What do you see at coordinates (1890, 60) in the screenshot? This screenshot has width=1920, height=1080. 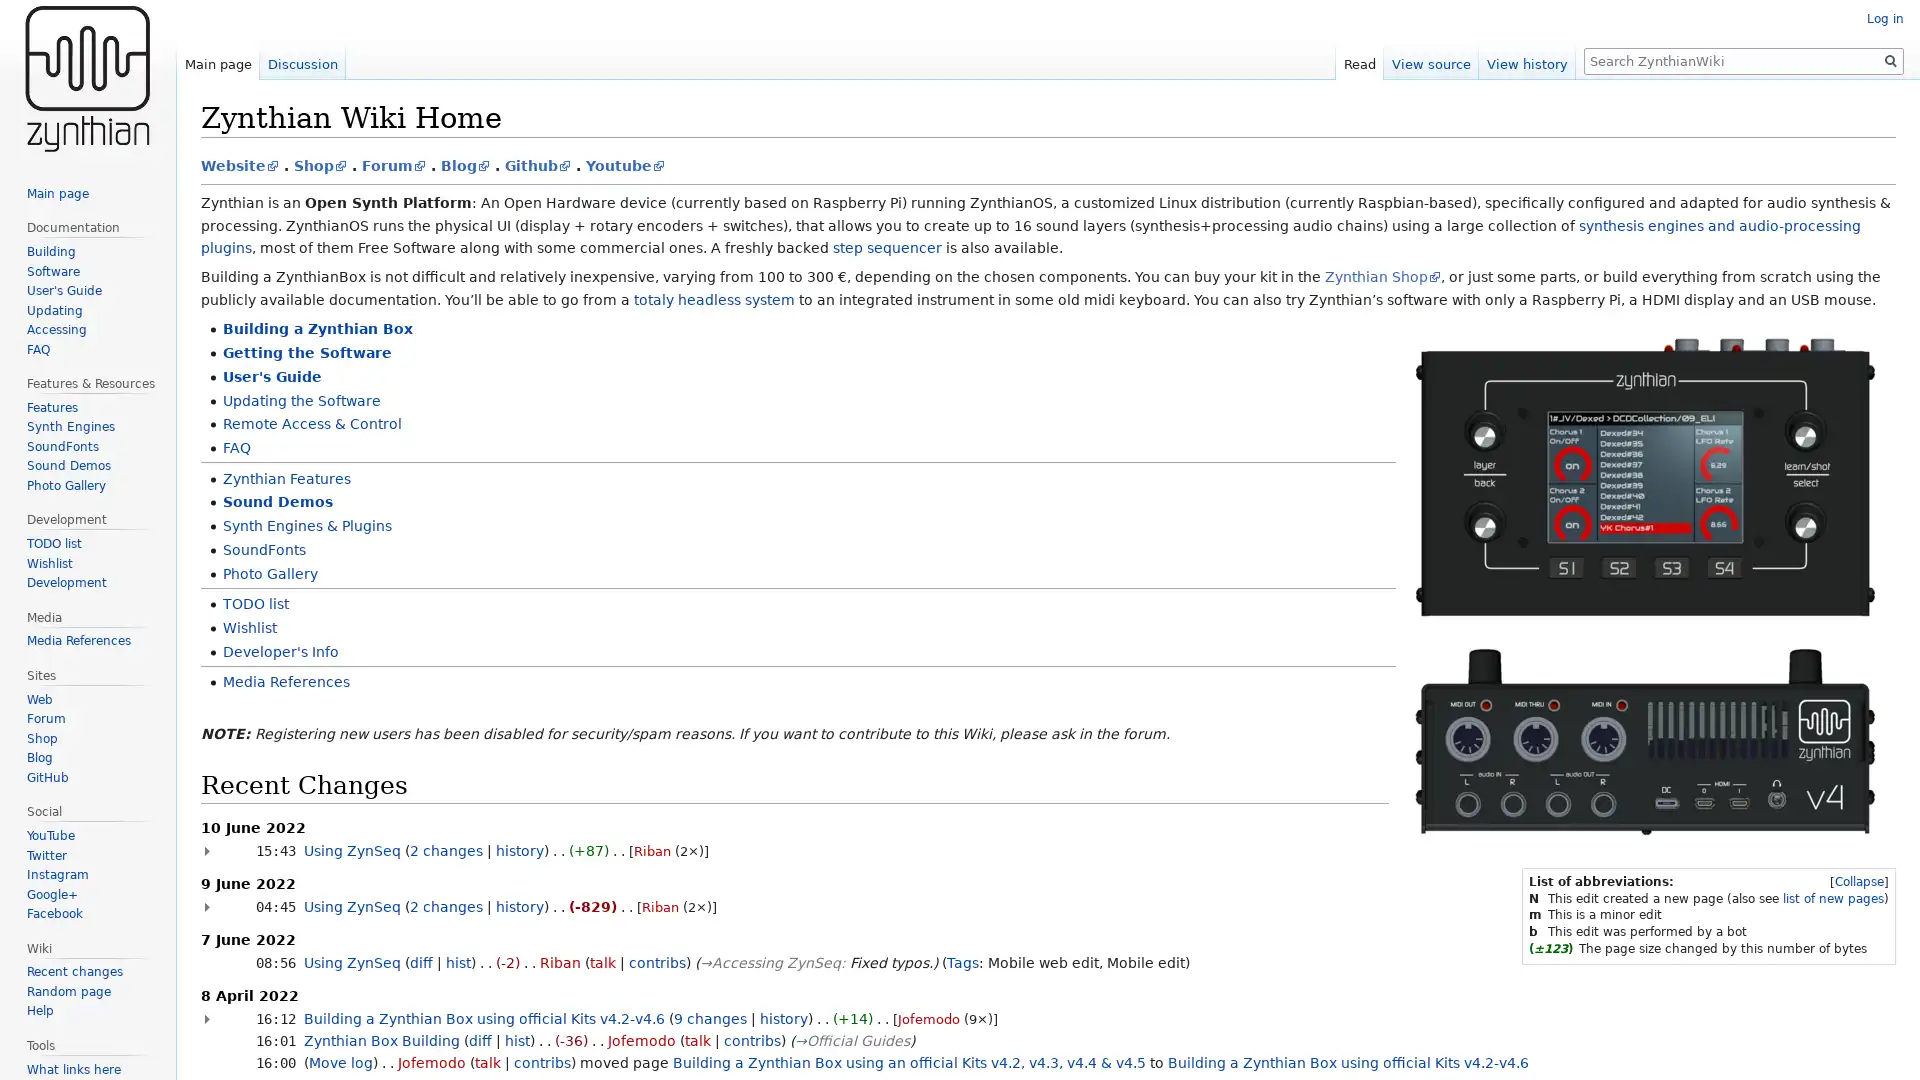 I see `Go` at bounding box center [1890, 60].